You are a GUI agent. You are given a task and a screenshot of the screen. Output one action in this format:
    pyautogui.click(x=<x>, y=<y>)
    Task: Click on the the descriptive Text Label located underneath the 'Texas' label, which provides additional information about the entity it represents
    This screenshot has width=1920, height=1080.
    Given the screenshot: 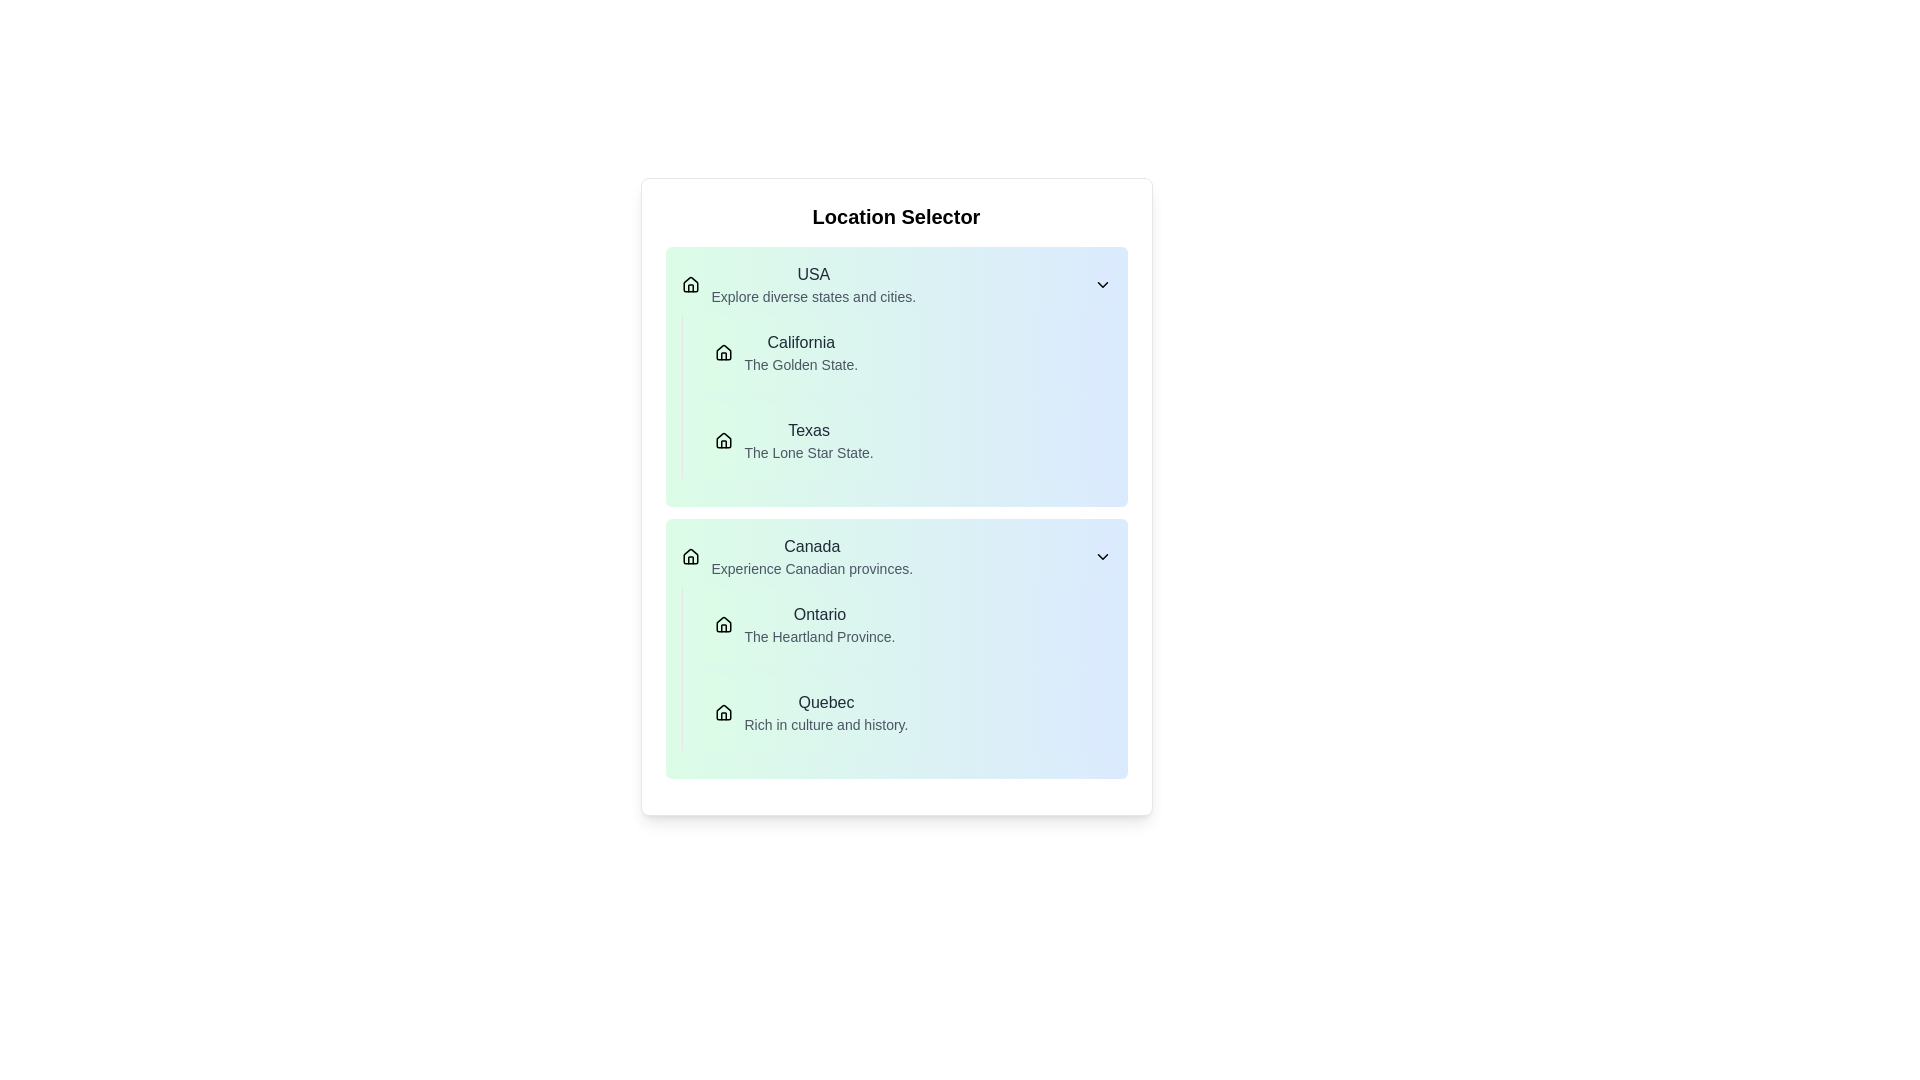 What is the action you would take?
    pyautogui.click(x=809, y=452)
    